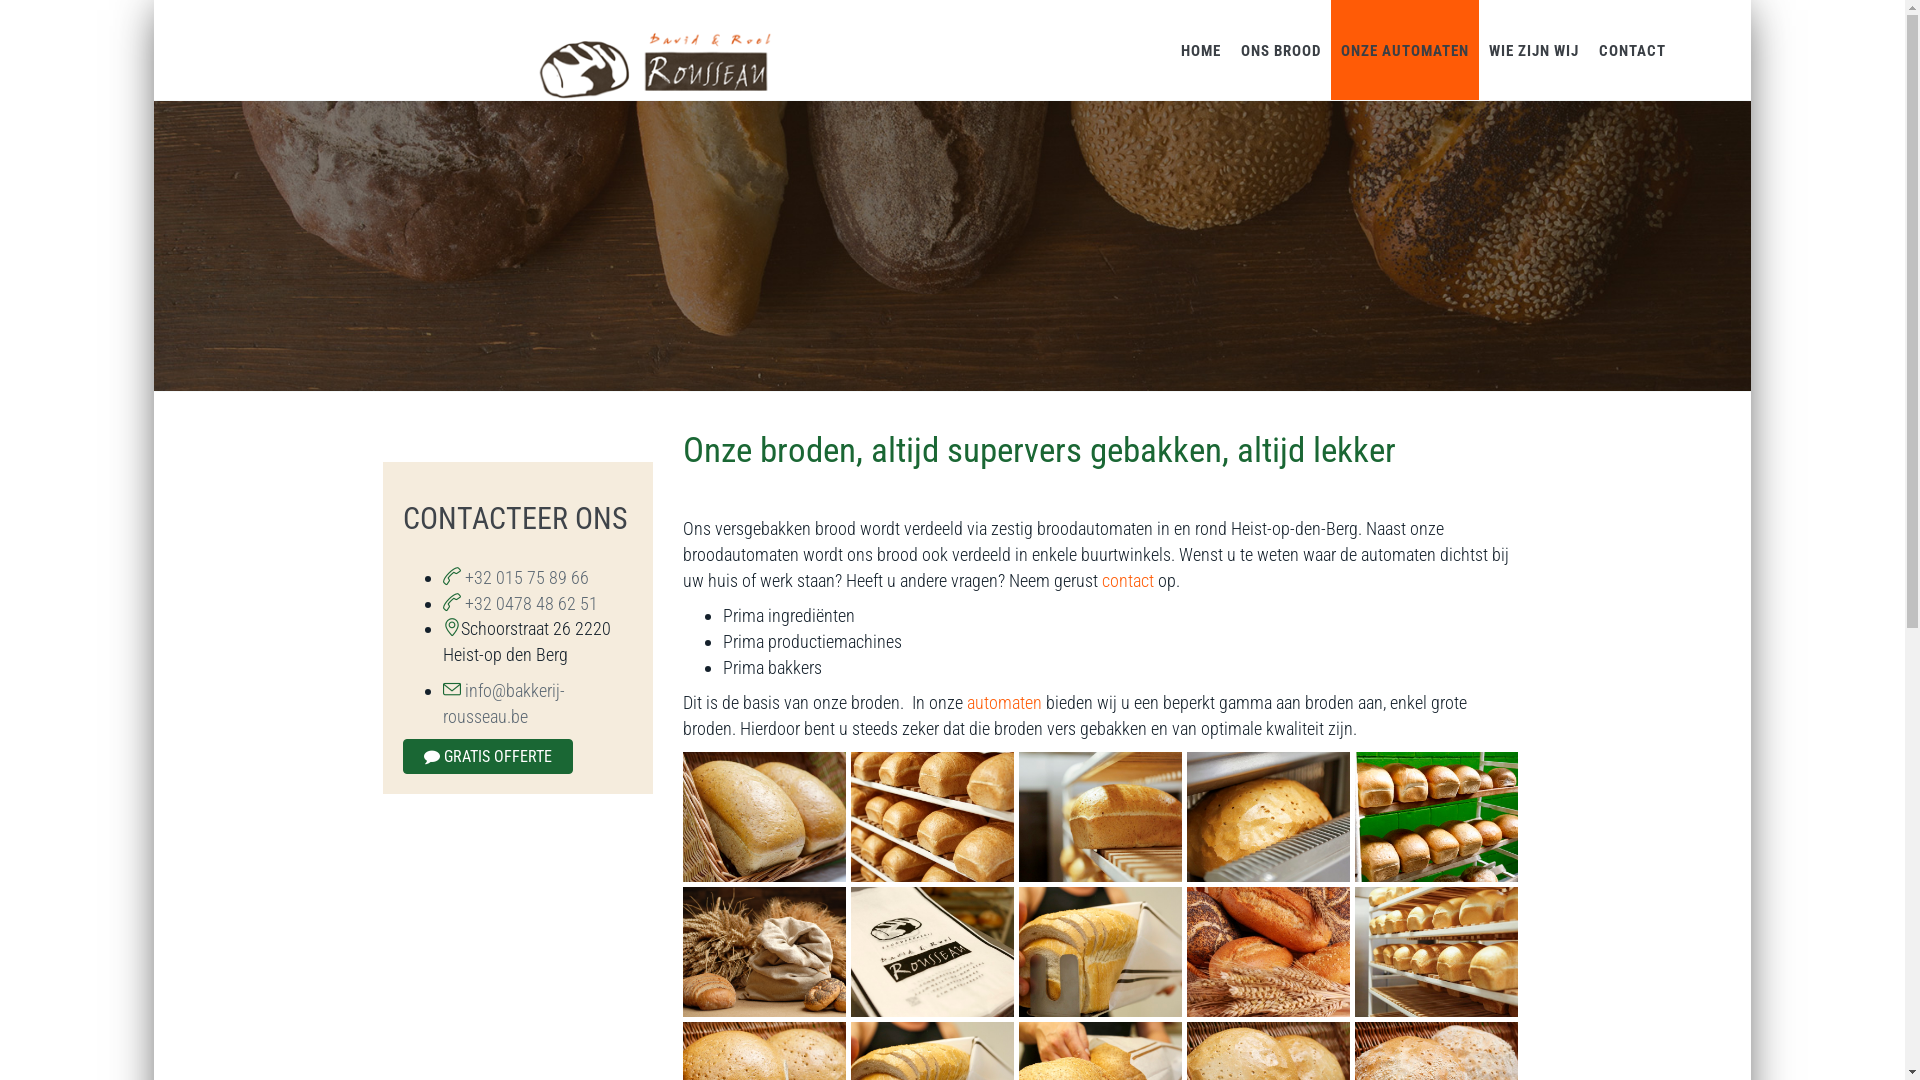  I want to click on 'ONS BROOD', so click(1281, 49).